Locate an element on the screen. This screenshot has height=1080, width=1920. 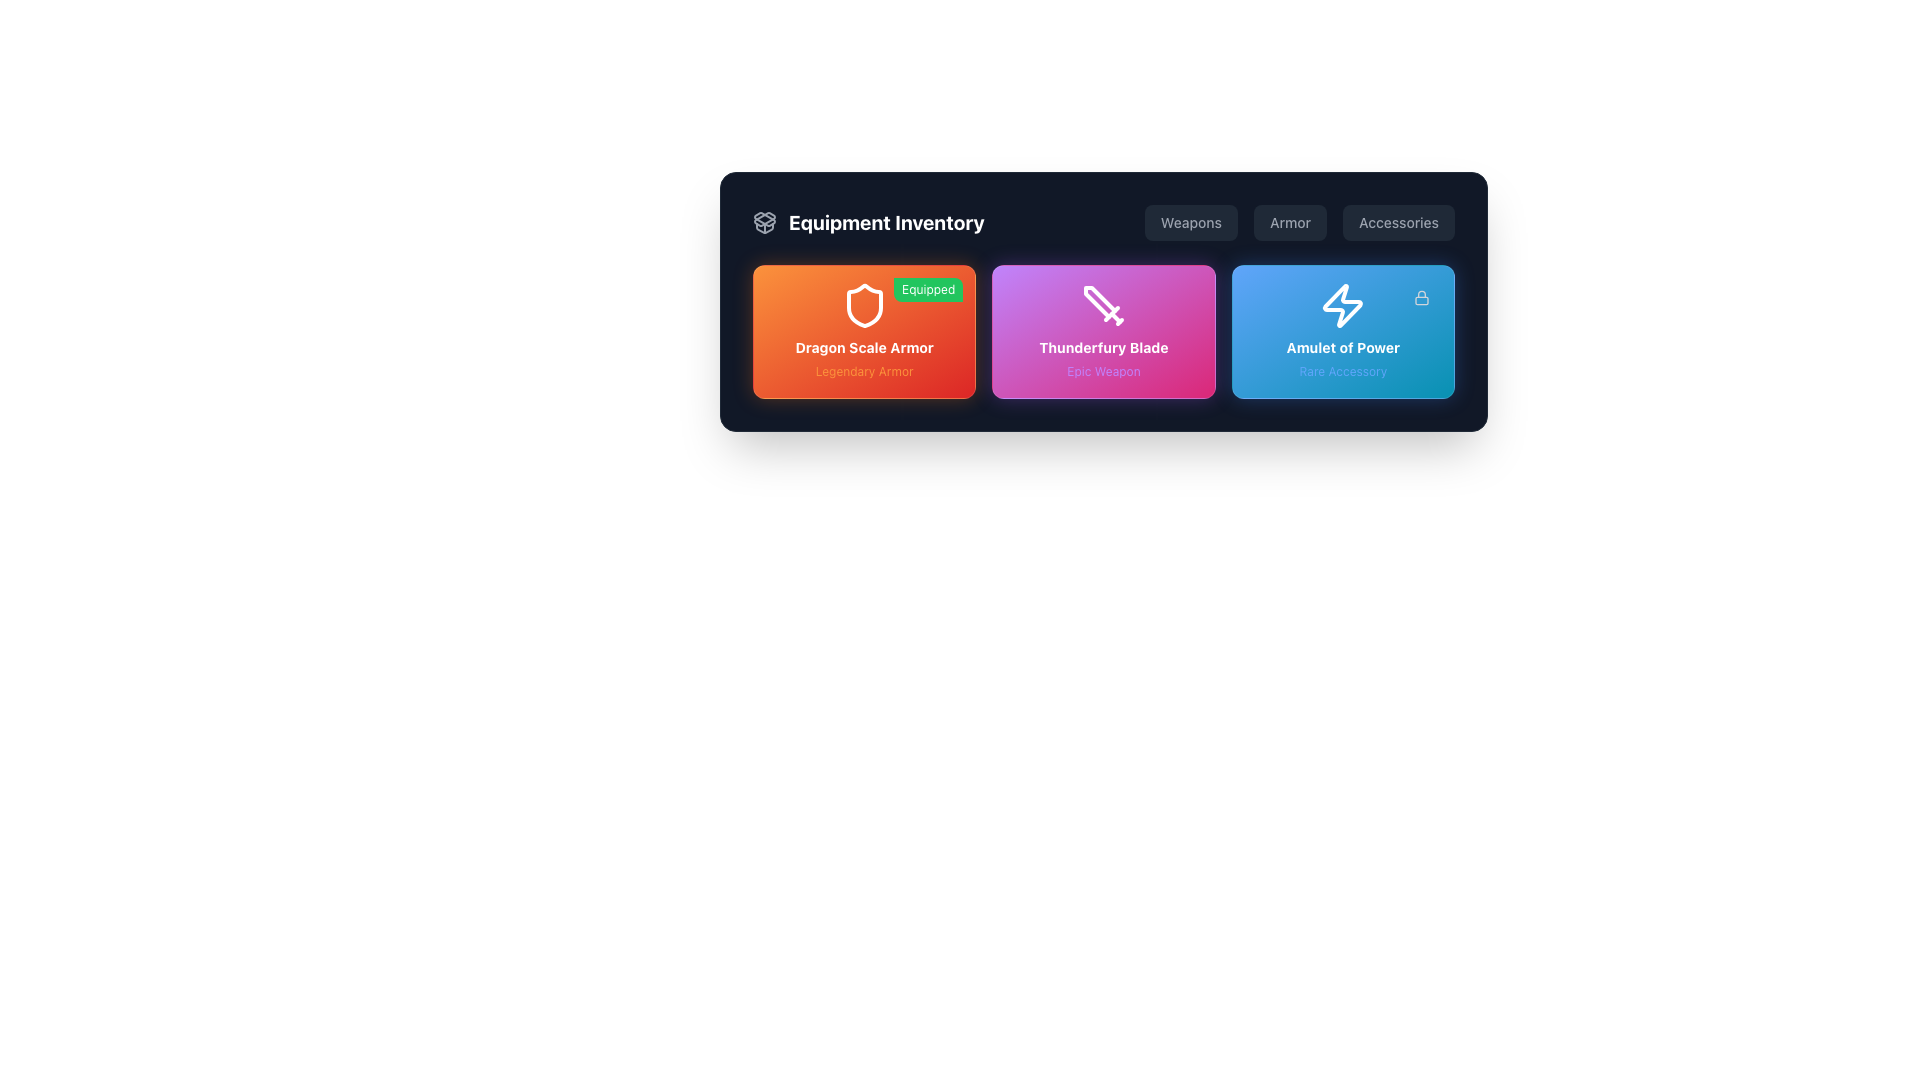
the shield icon representing 'Dragon Scale Armor', which is a white outline icon on an orange background, located in the top-left section of the component is located at coordinates (864, 305).